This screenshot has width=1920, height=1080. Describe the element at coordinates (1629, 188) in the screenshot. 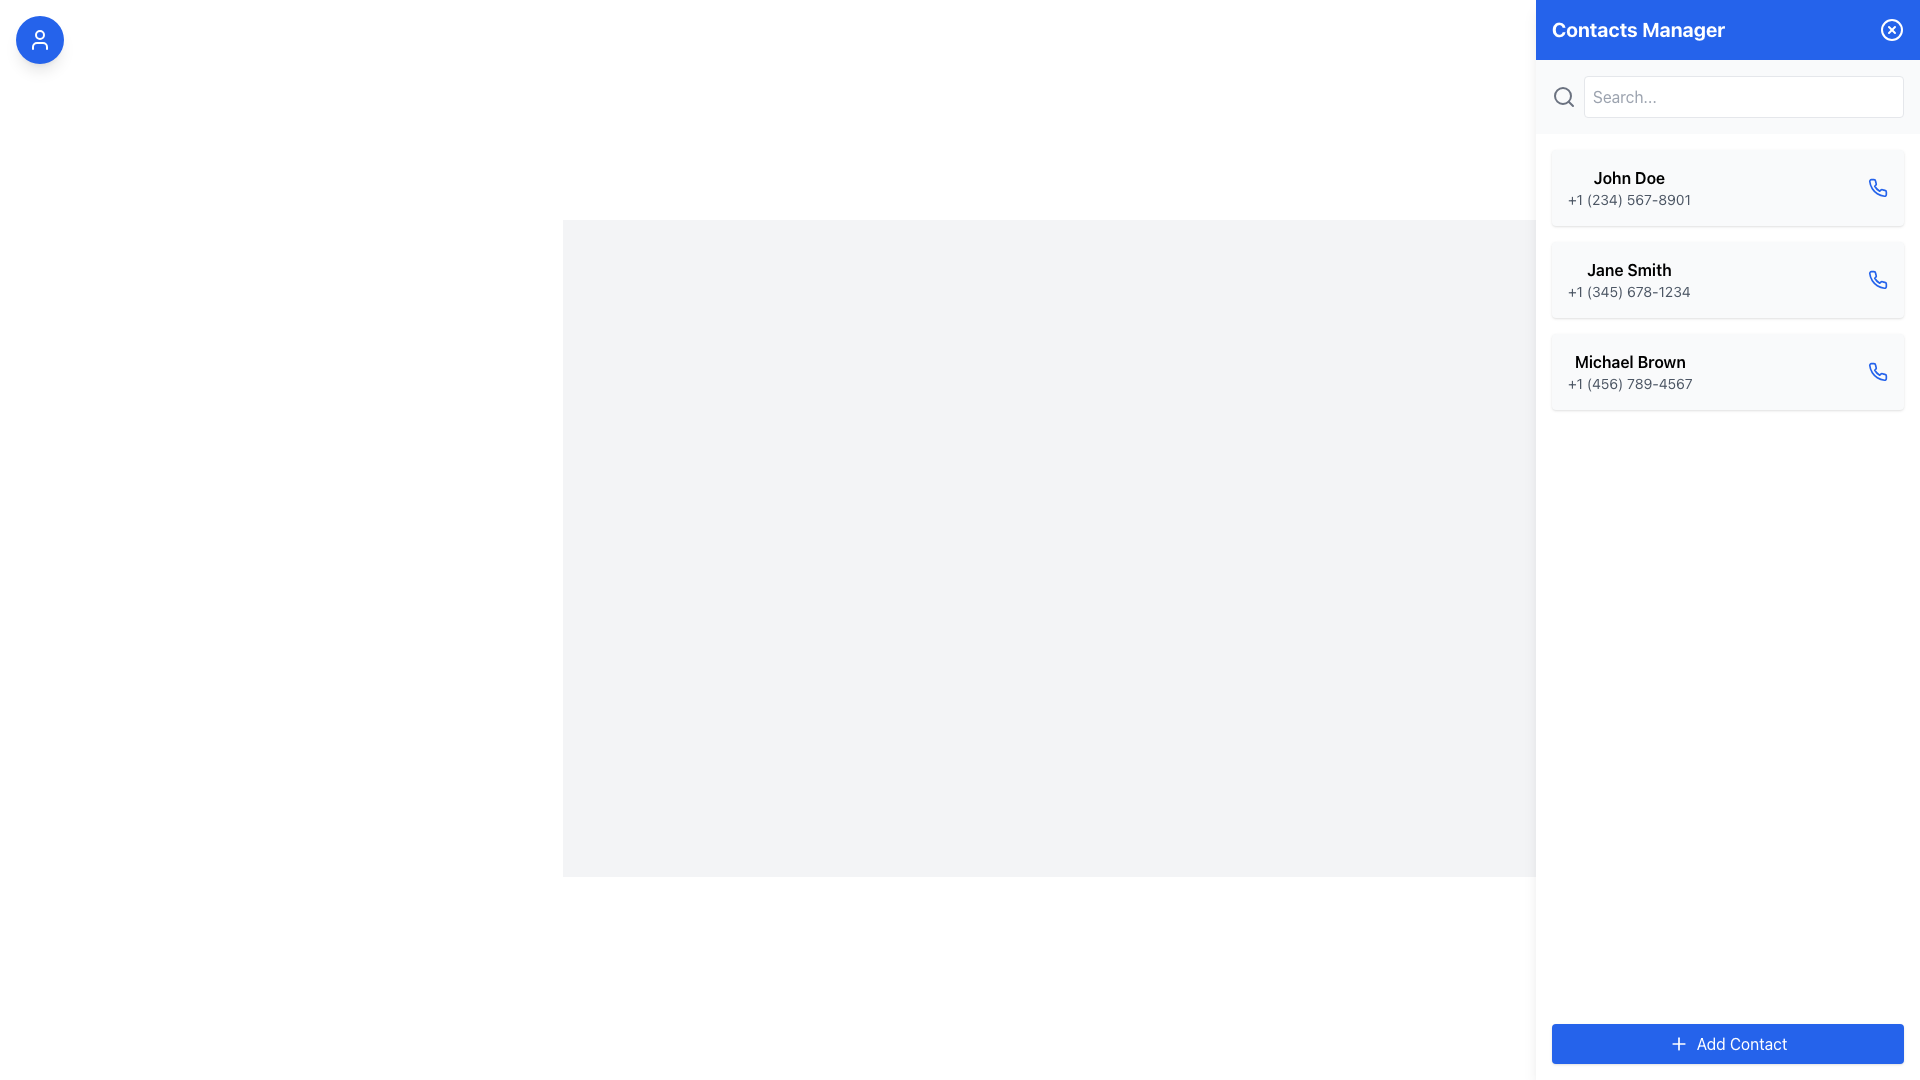

I see `the first entry in the Contacts Manager sidebar that displays the contact's name and phone number` at that location.